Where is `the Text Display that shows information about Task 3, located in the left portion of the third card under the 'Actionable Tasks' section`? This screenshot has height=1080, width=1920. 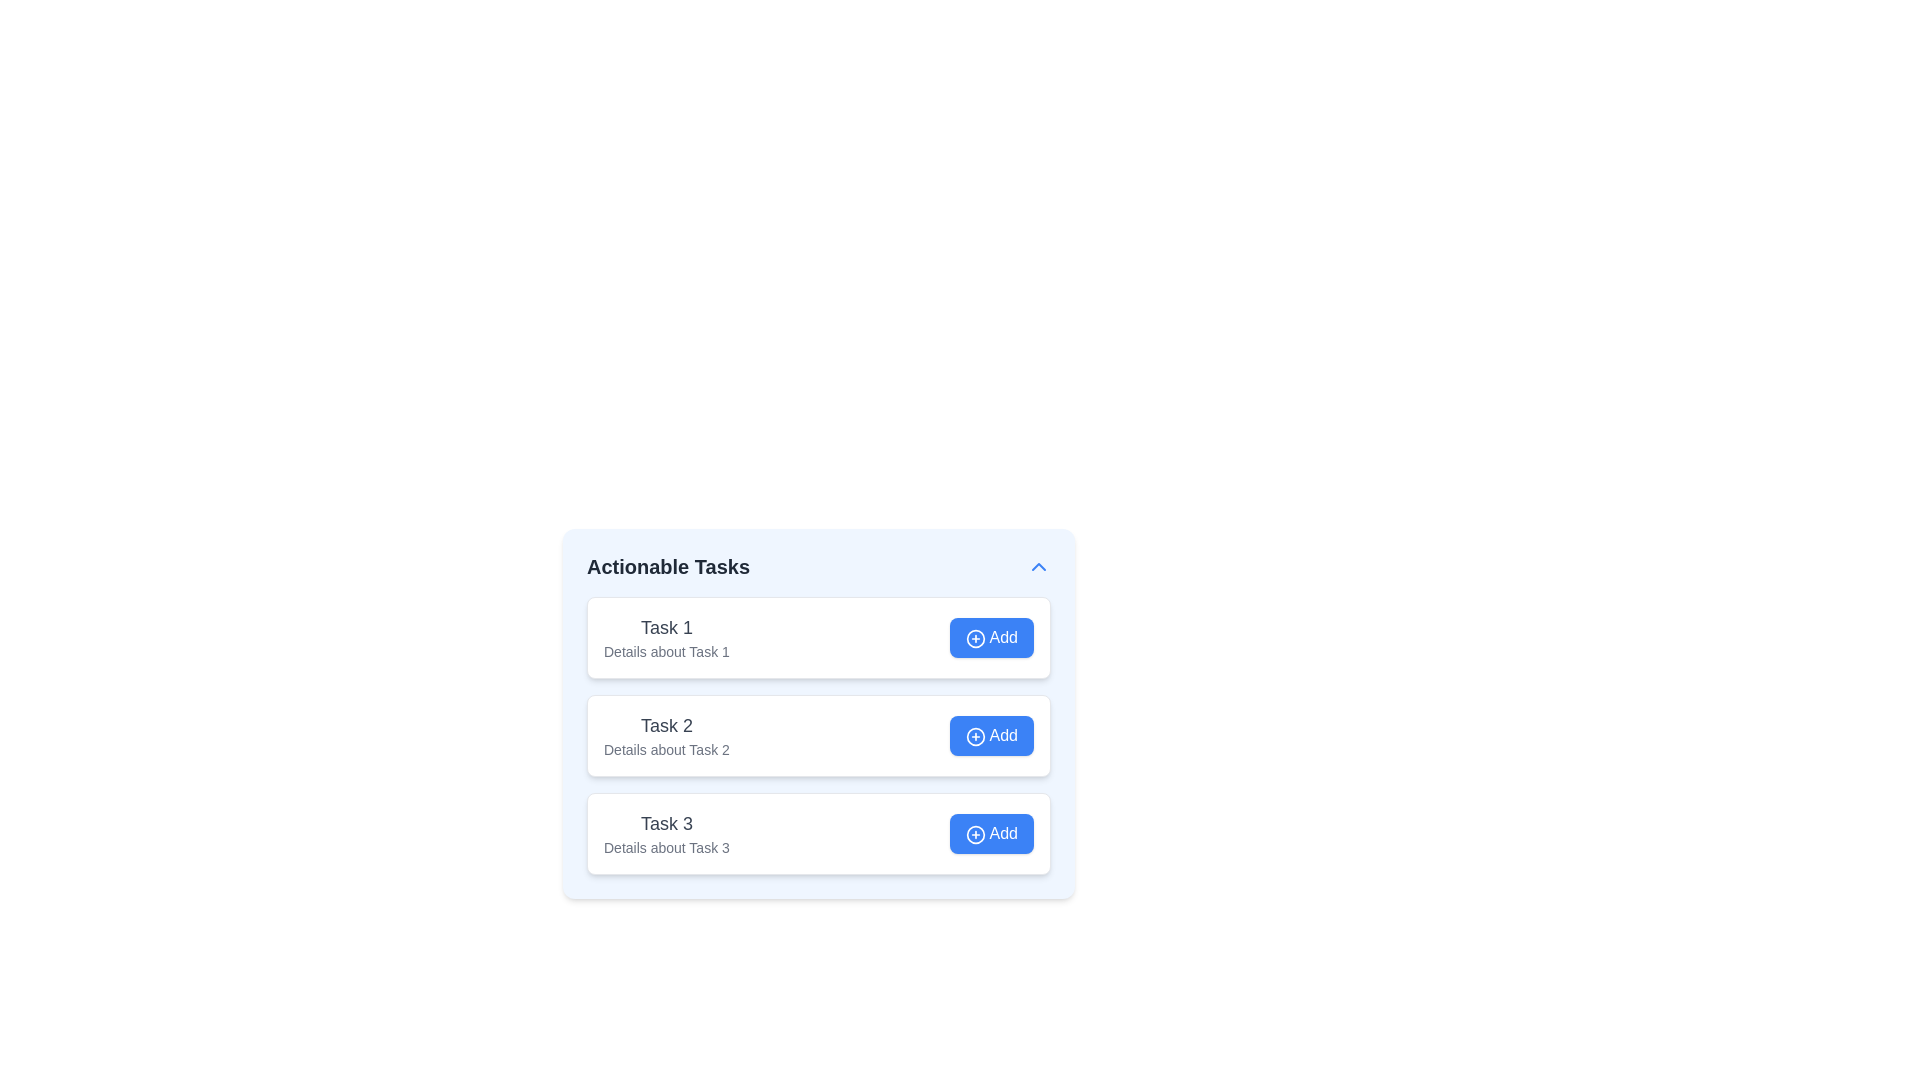 the Text Display that shows information about Task 3, located in the left portion of the third card under the 'Actionable Tasks' section is located at coordinates (666, 833).